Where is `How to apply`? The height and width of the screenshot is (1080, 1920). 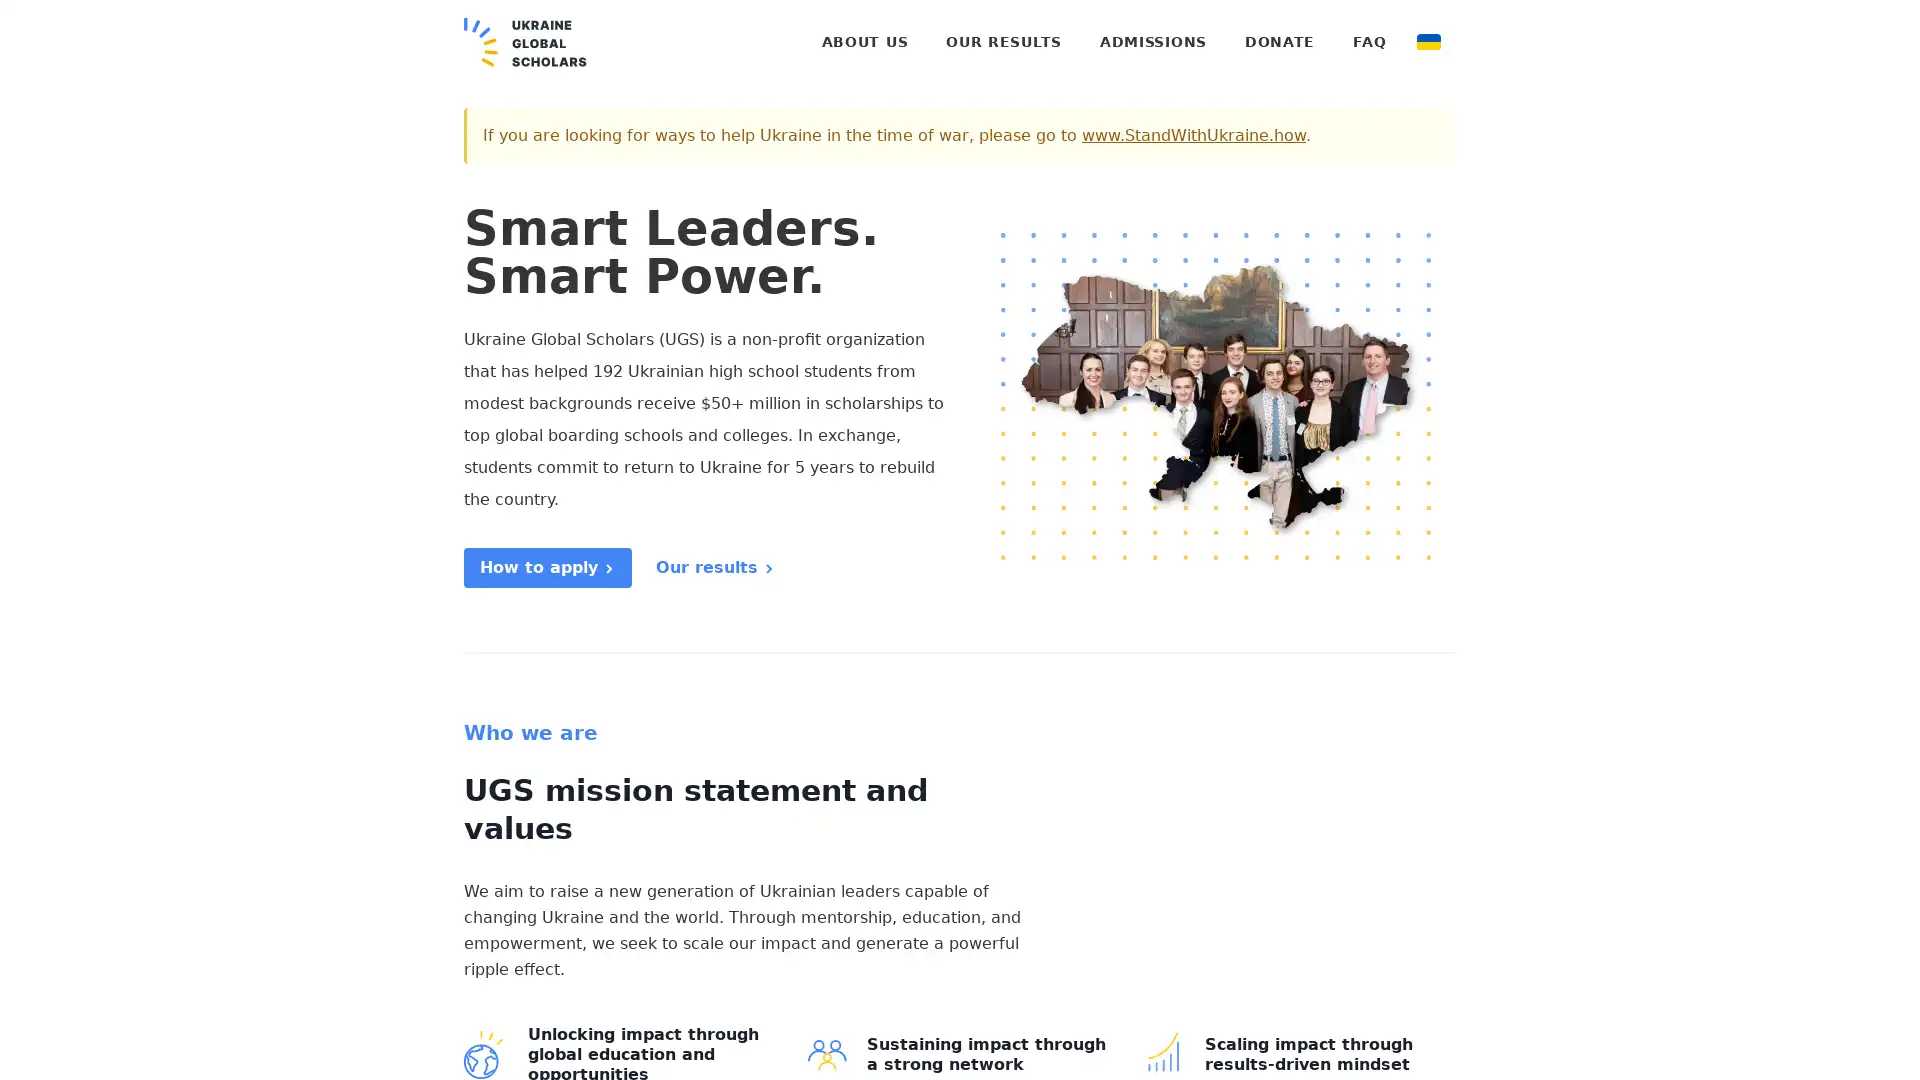
How to apply is located at coordinates (547, 567).